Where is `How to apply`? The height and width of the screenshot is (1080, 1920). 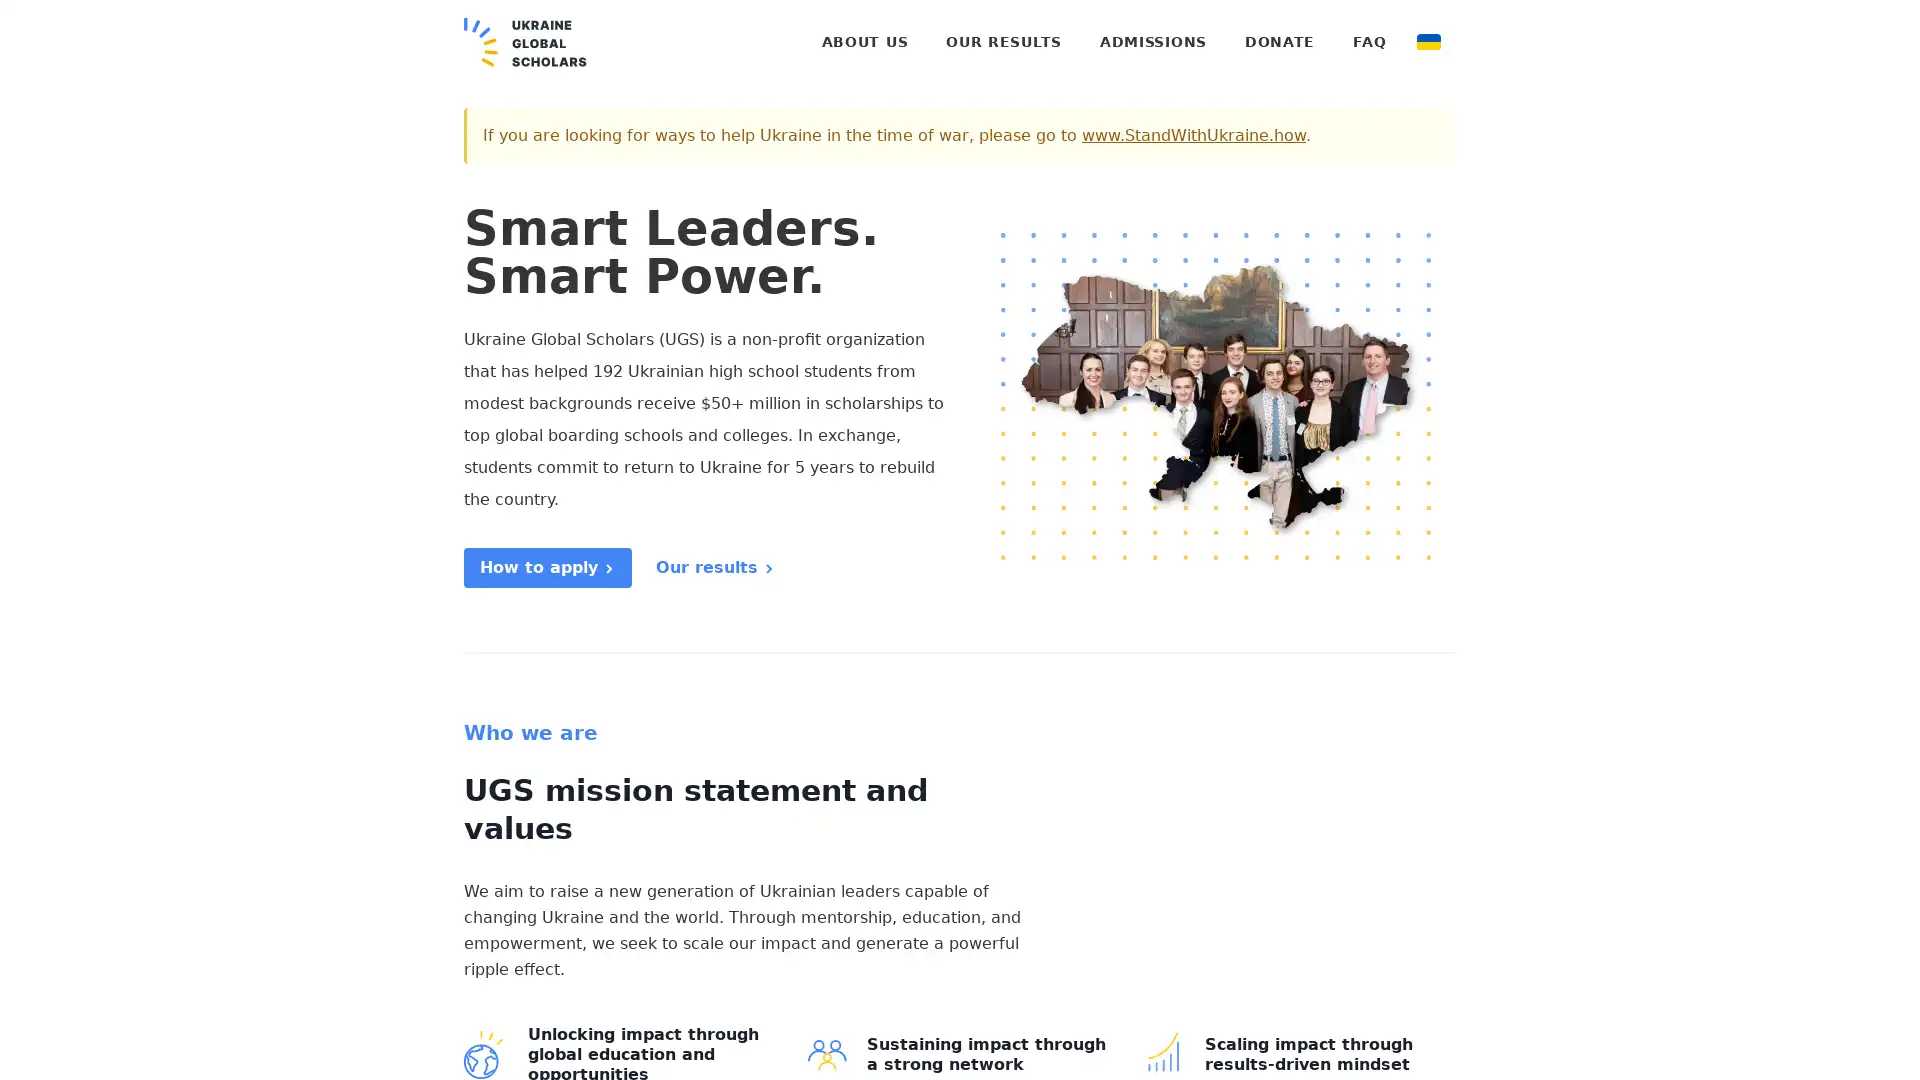
How to apply is located at coordinates (547, 567).